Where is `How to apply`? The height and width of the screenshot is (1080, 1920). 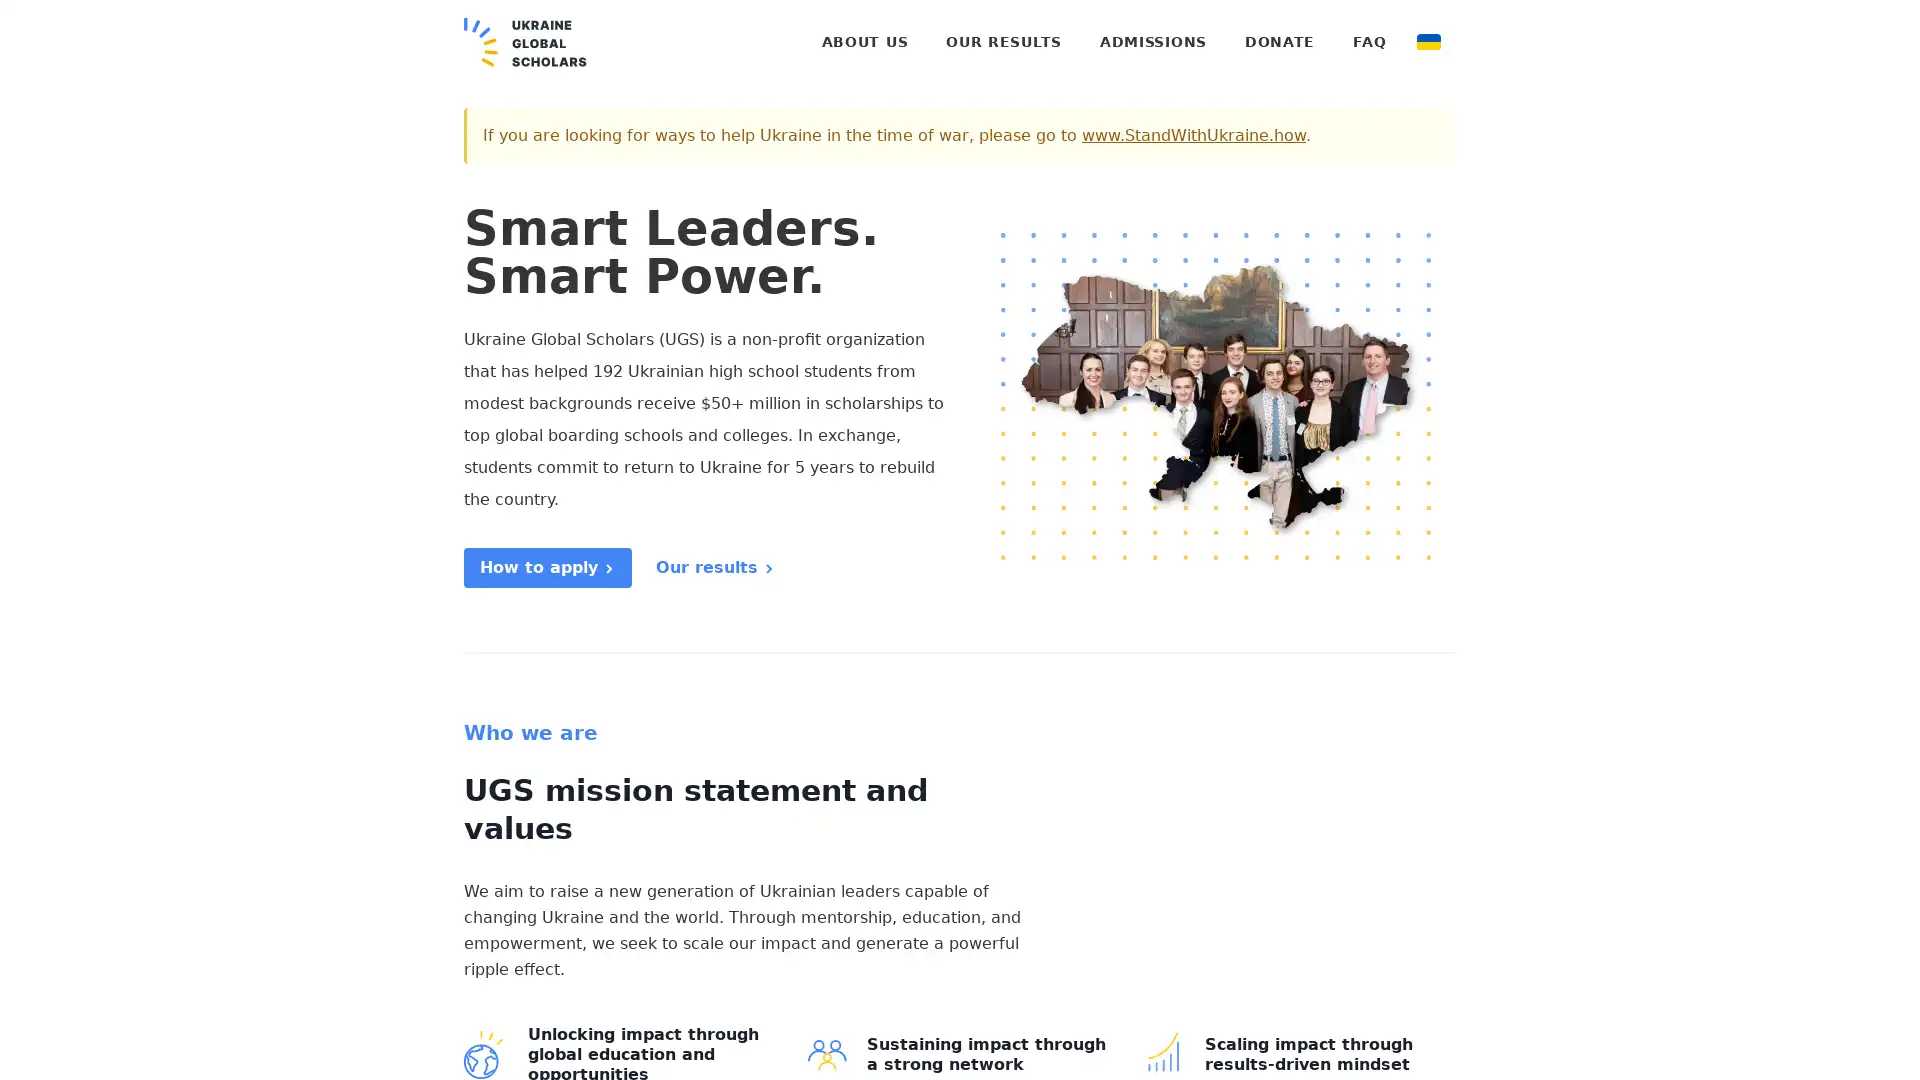
How to apply is located at coordinates (547, 567).